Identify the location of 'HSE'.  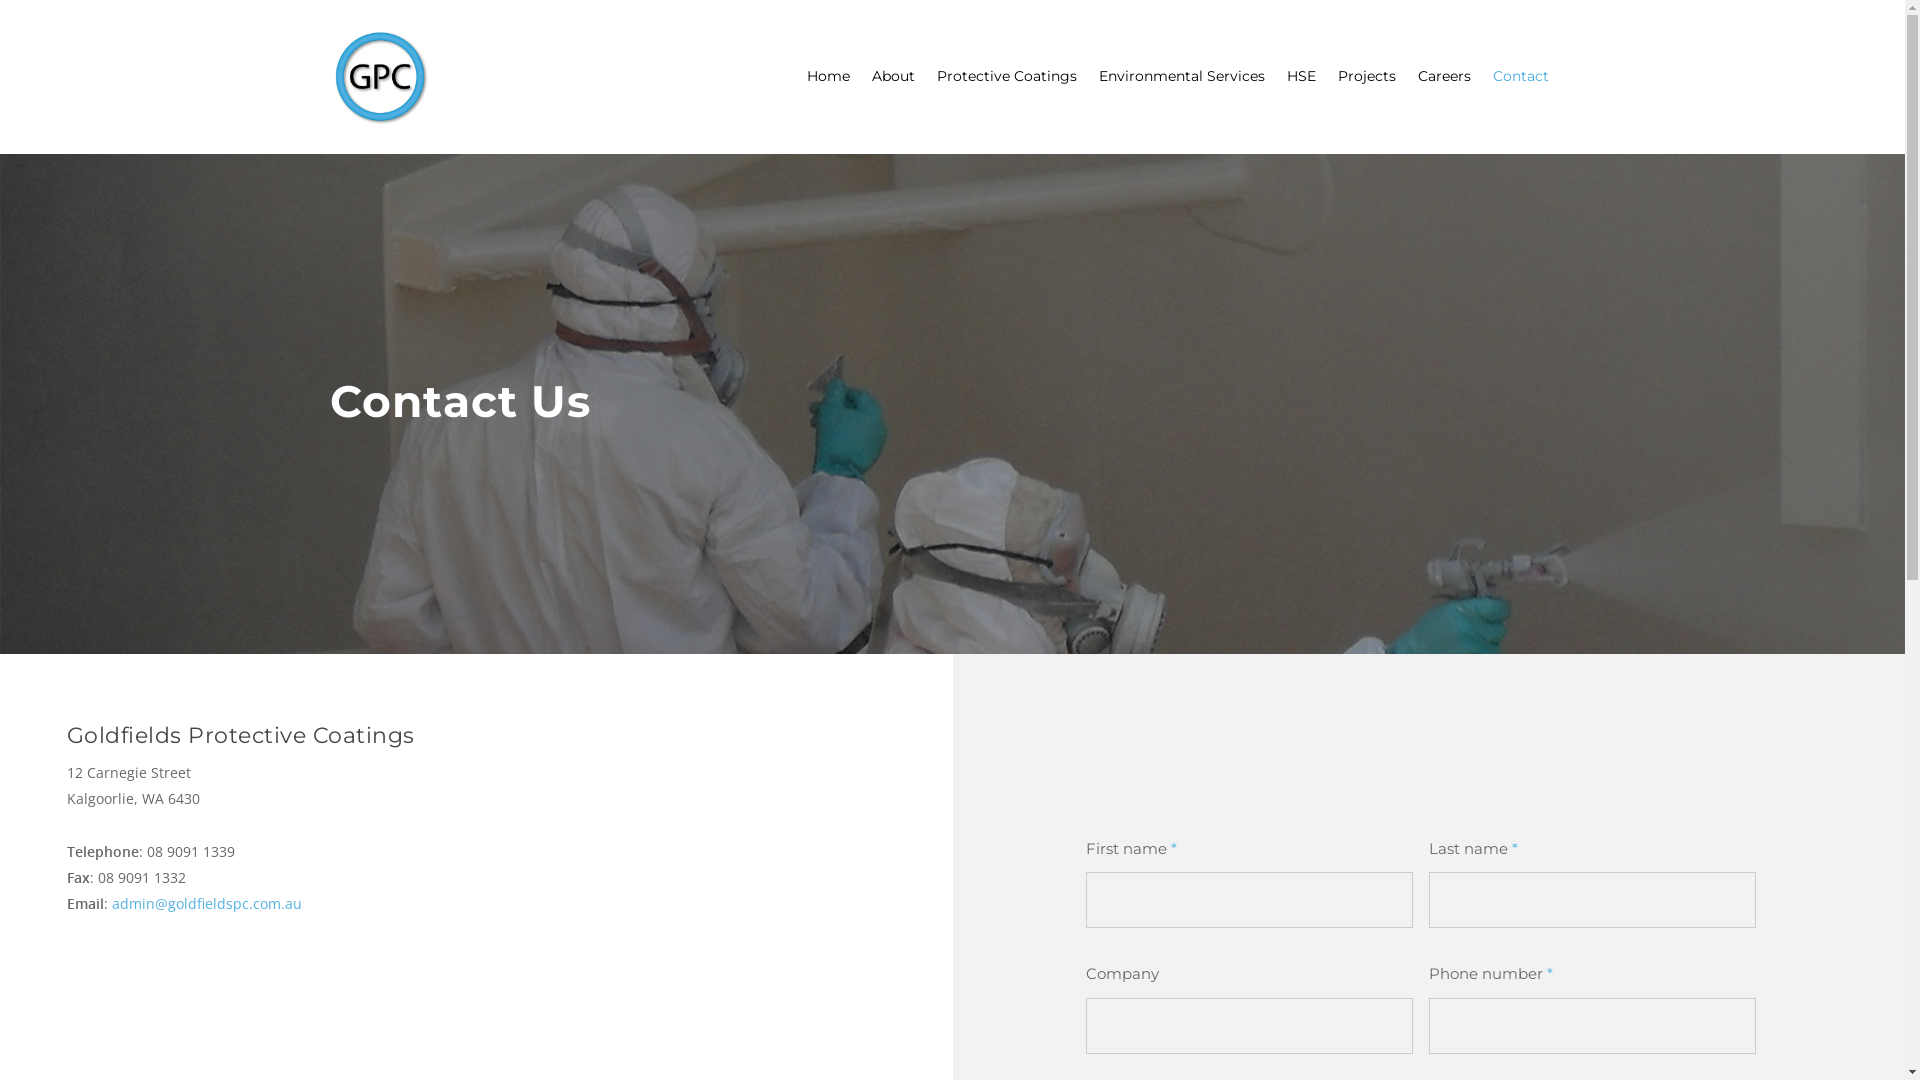
(1301, 91).